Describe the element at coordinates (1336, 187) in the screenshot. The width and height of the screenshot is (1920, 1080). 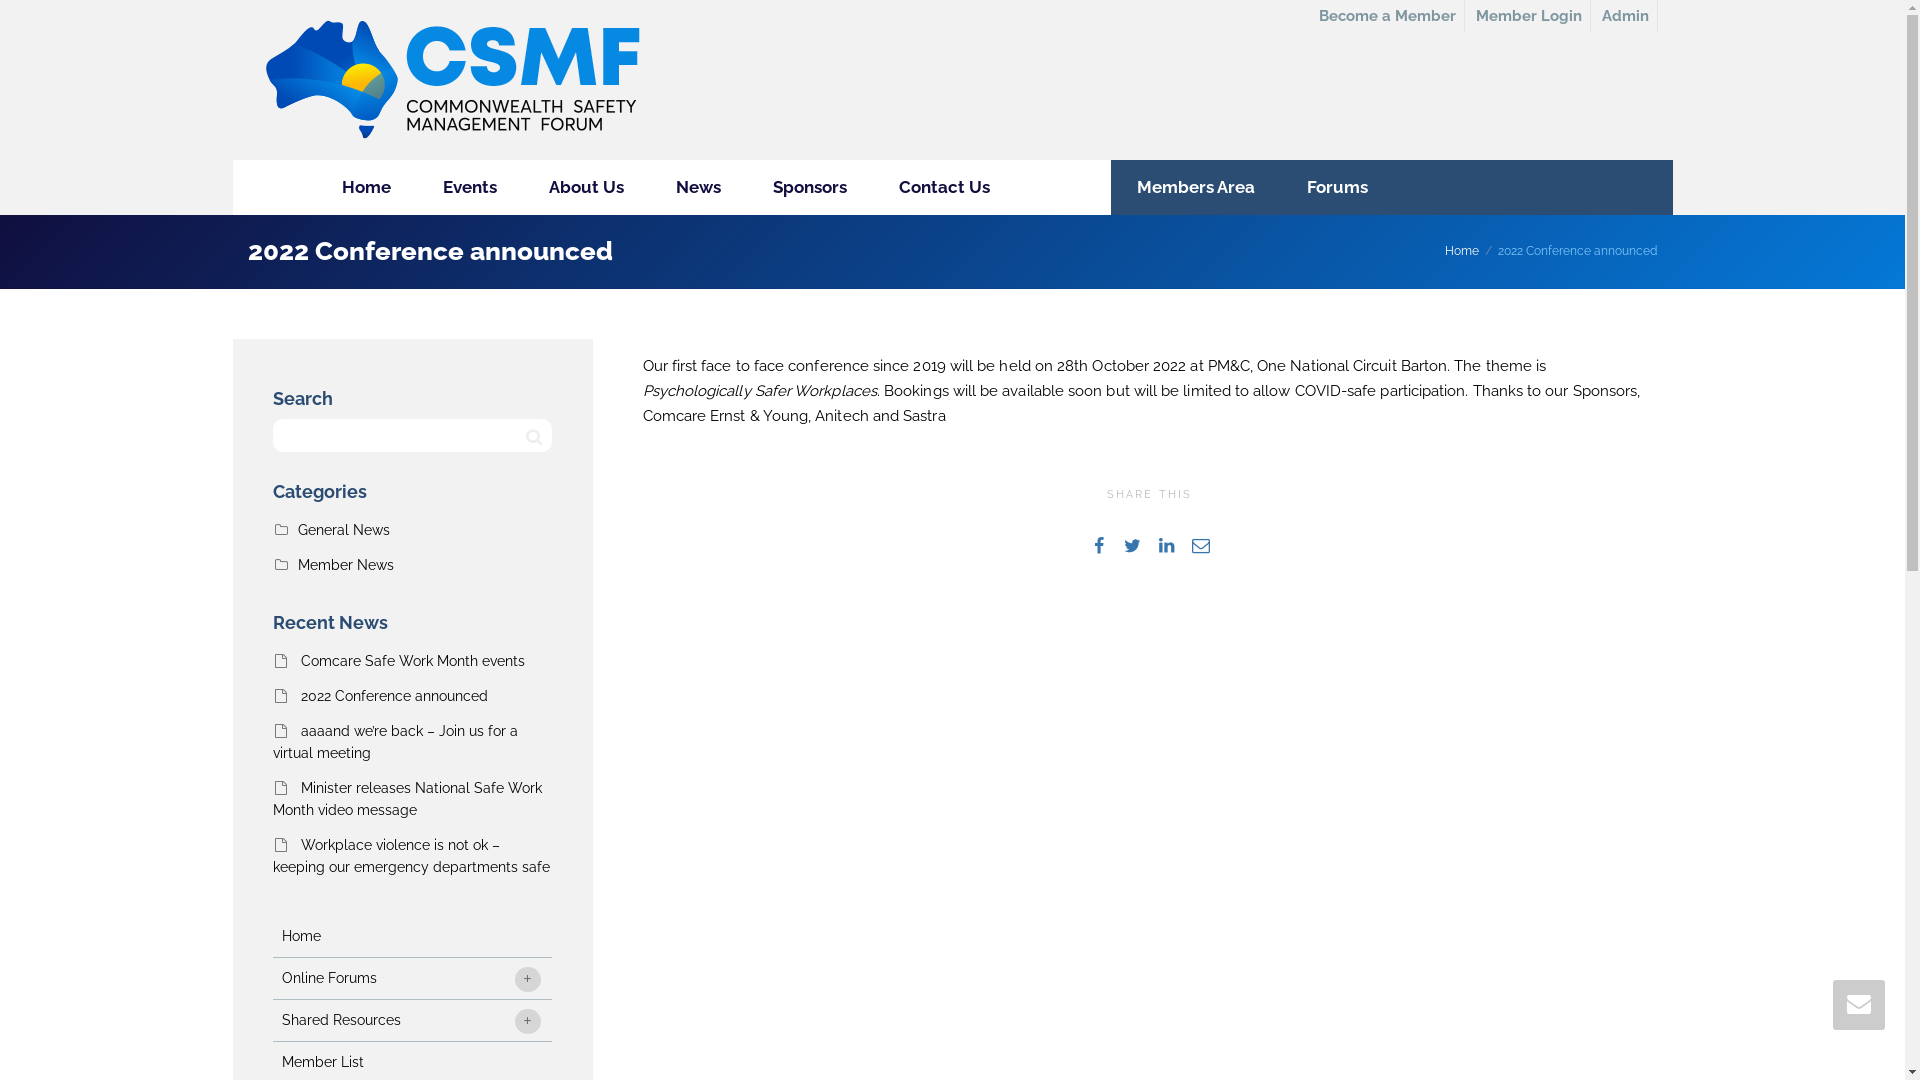
I see `'Forums'` at that location.